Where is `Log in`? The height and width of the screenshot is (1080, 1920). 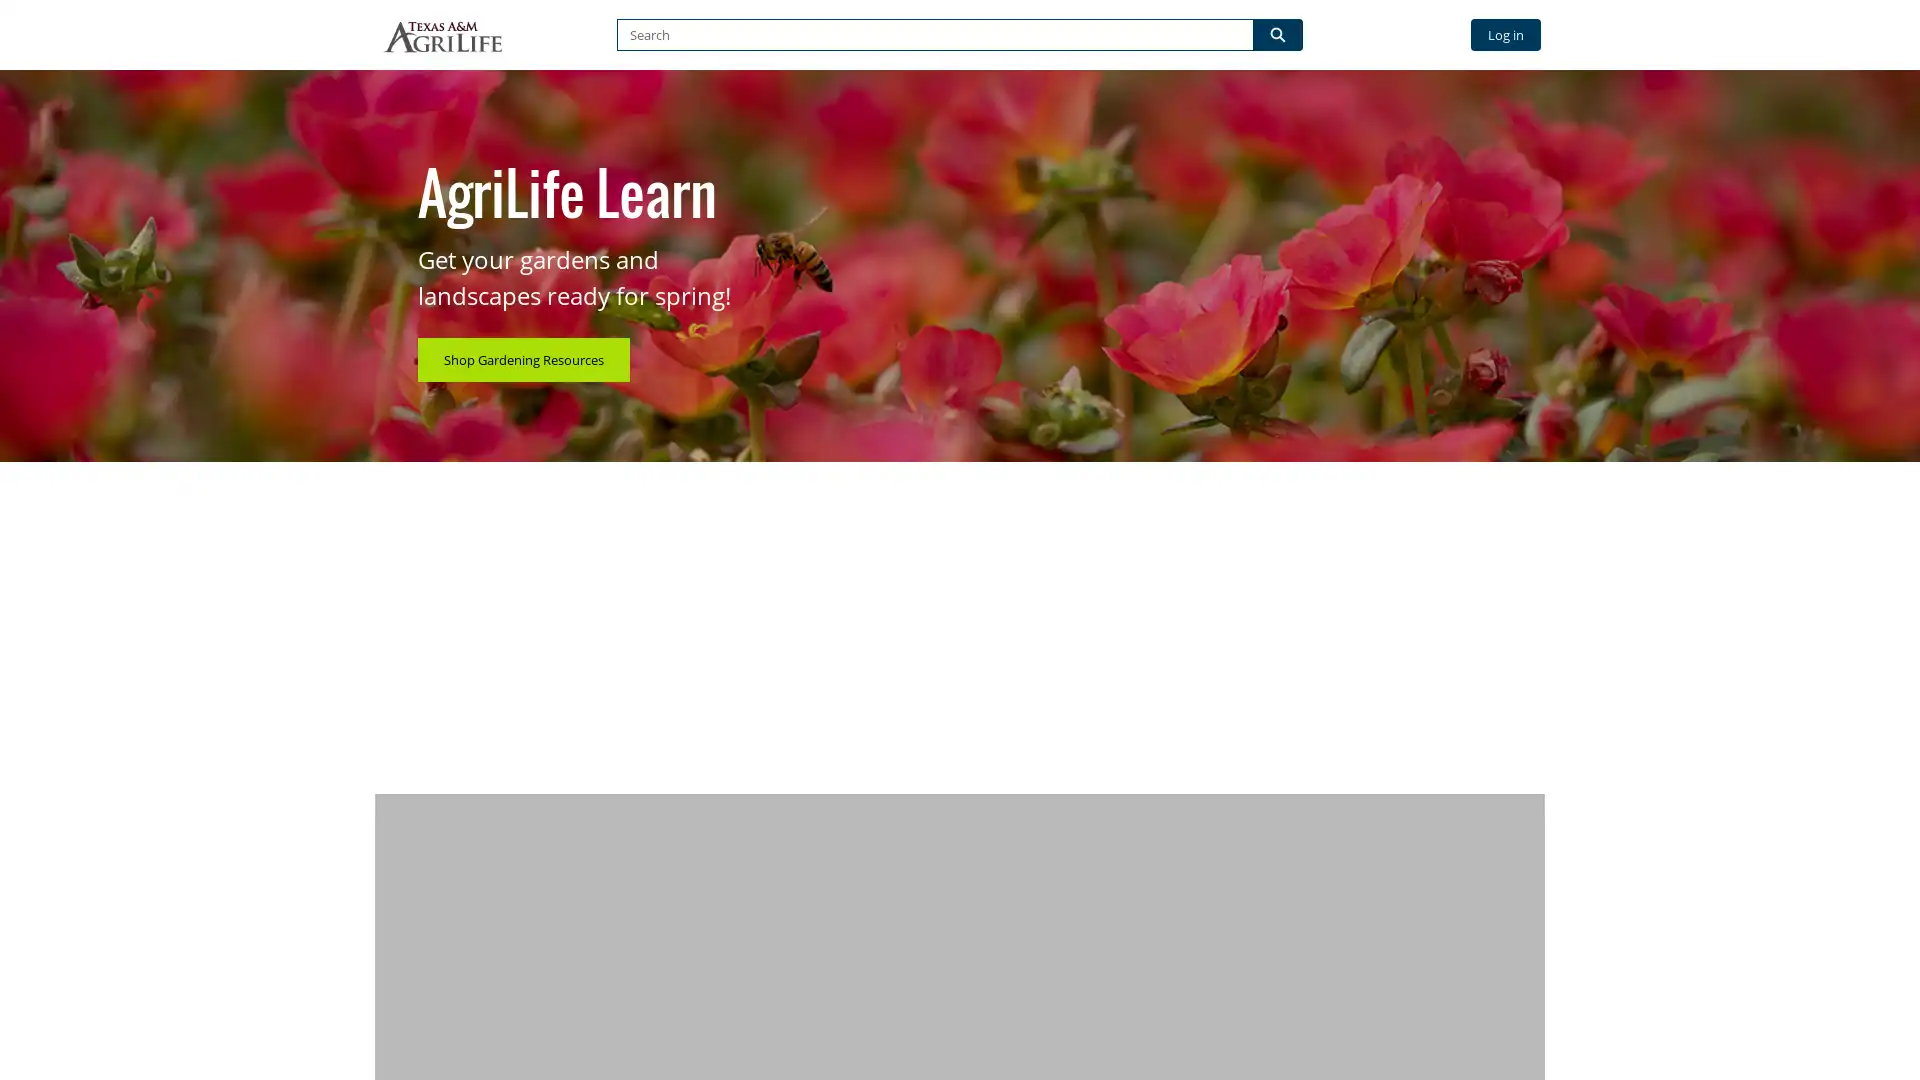 Log in is located at coordinates (1506, 34).